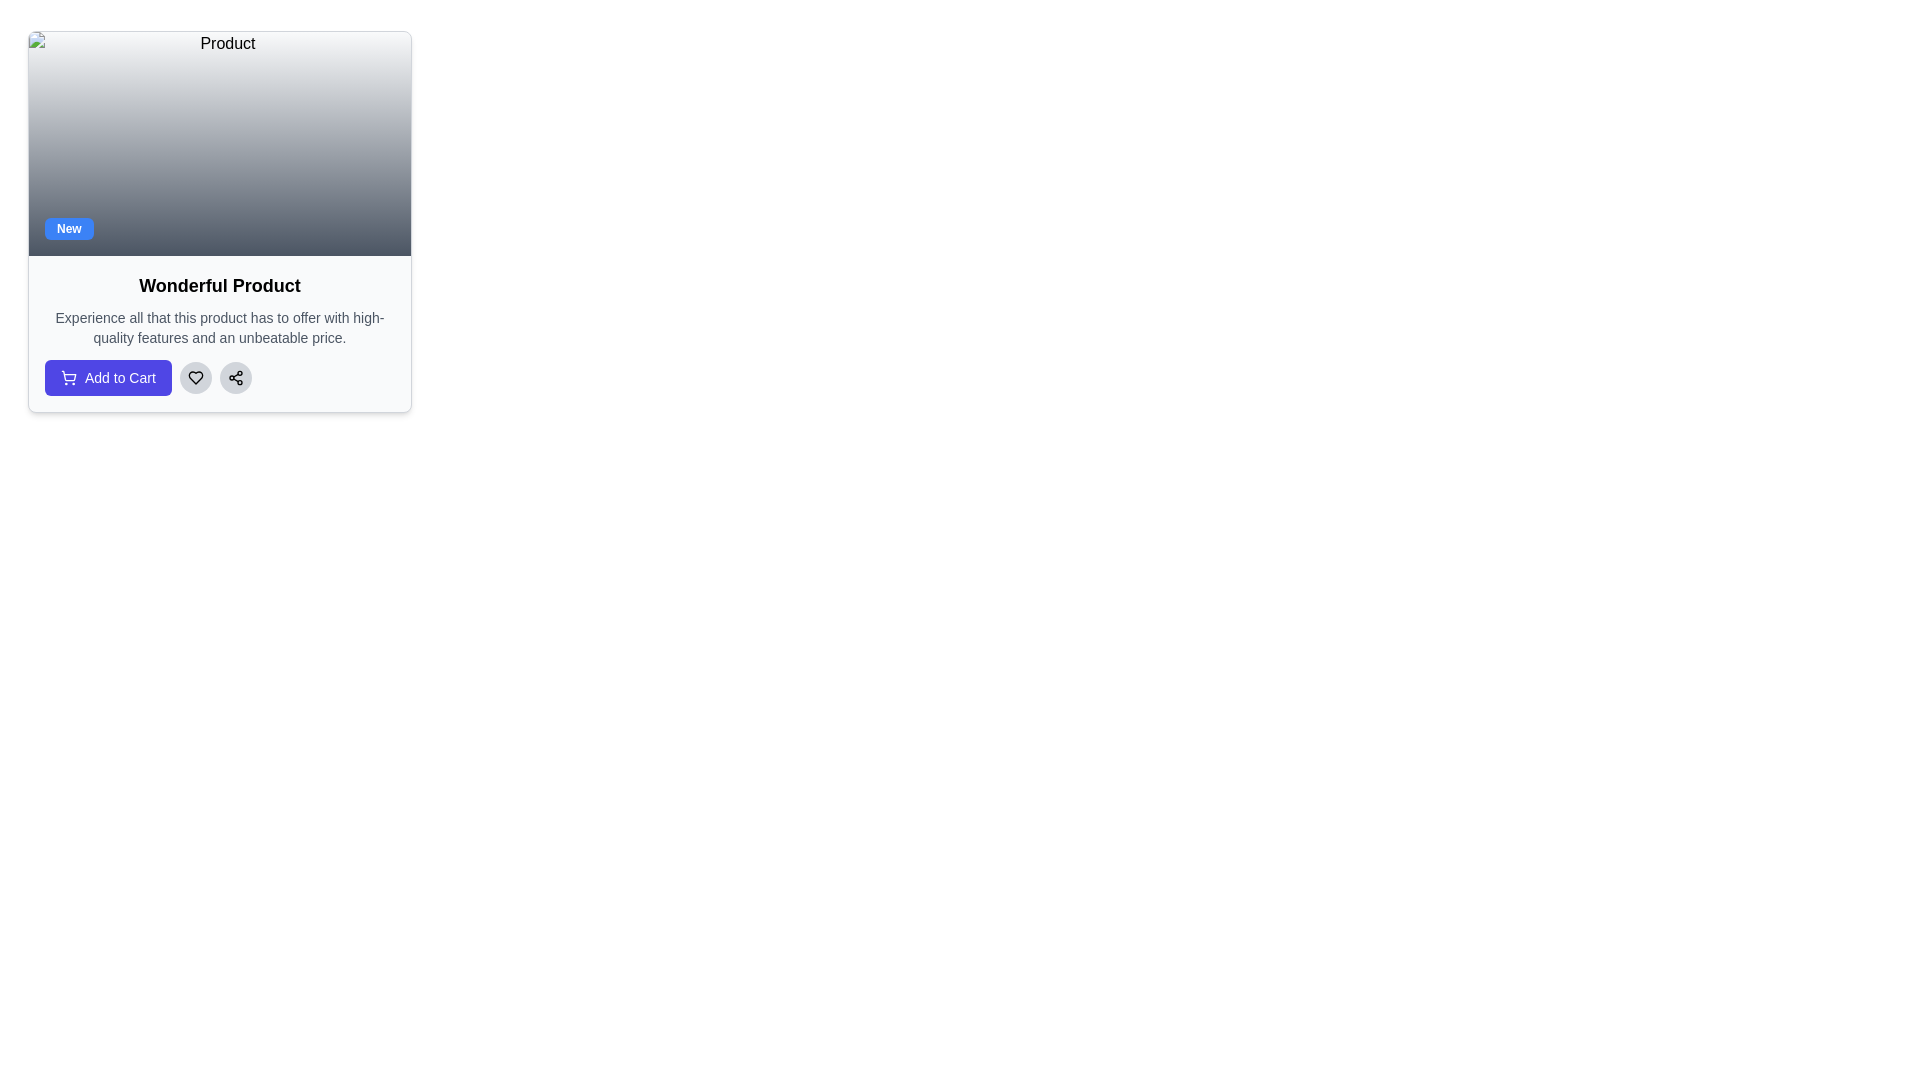 Image resolution: width=1920 pixels, height=1080 pixels. Describe the element at coordinates (235, 378) in the screenshot. I see `the share icon located in the bottom section of the product card, positioned to the right of the heart icon` at that location.